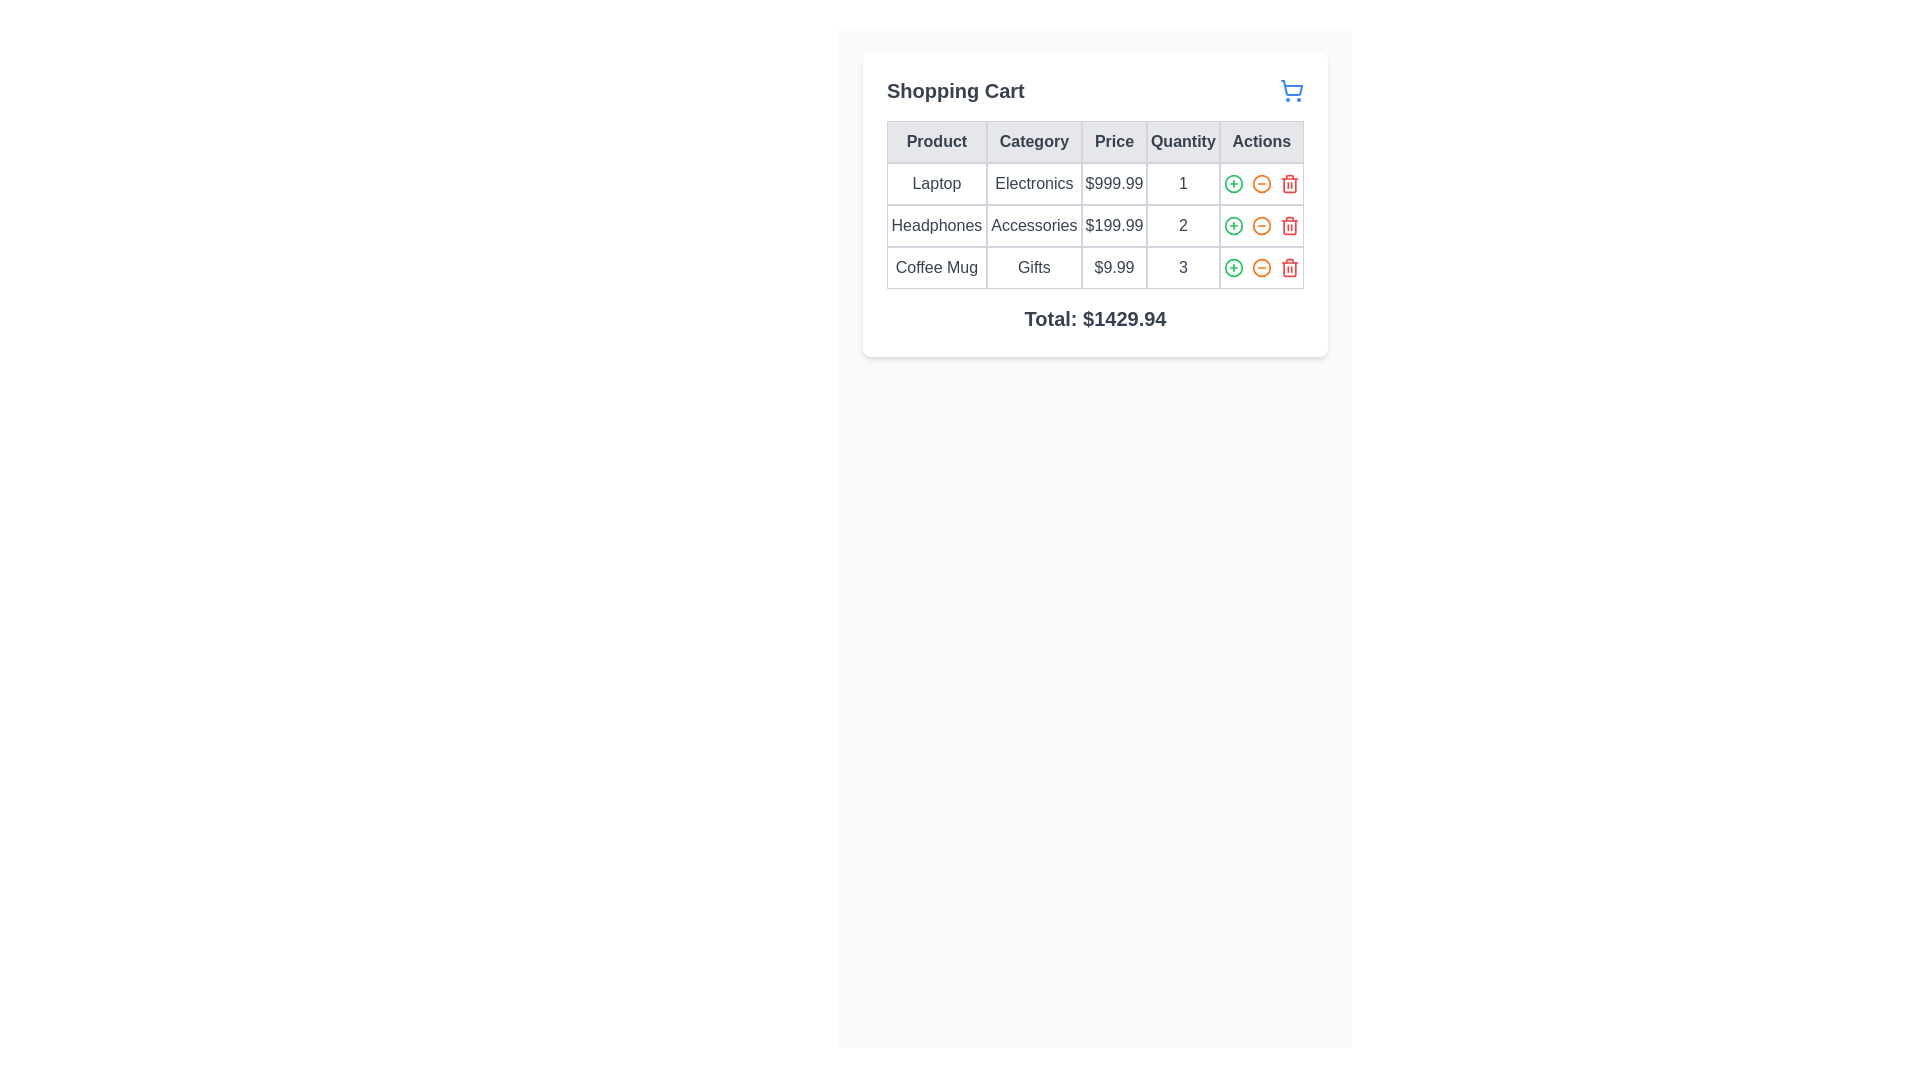 This screenshot has width=1920, height=1080. I want to click on the red trash can icon button in the Shopping Cart card, so click(1289, 266).